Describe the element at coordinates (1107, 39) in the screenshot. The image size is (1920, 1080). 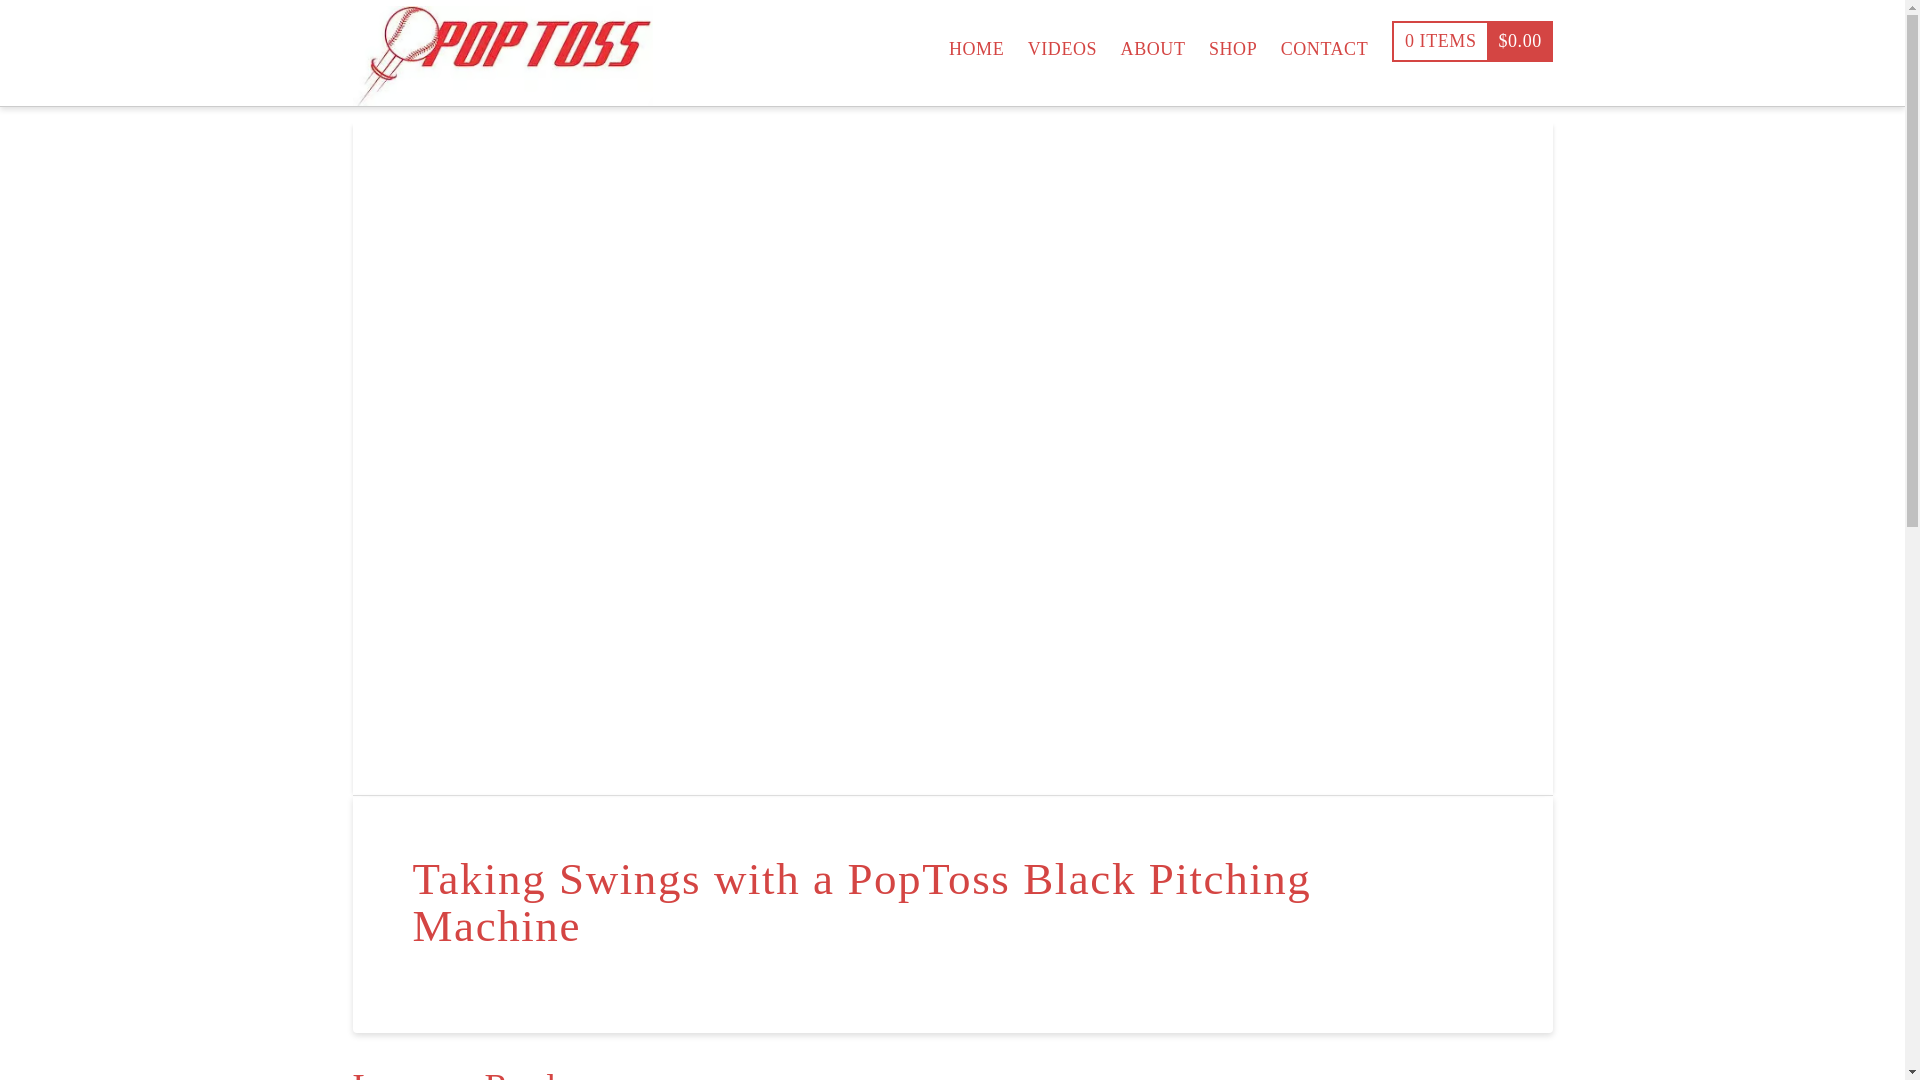
I see `'ABOUT'` at that location.